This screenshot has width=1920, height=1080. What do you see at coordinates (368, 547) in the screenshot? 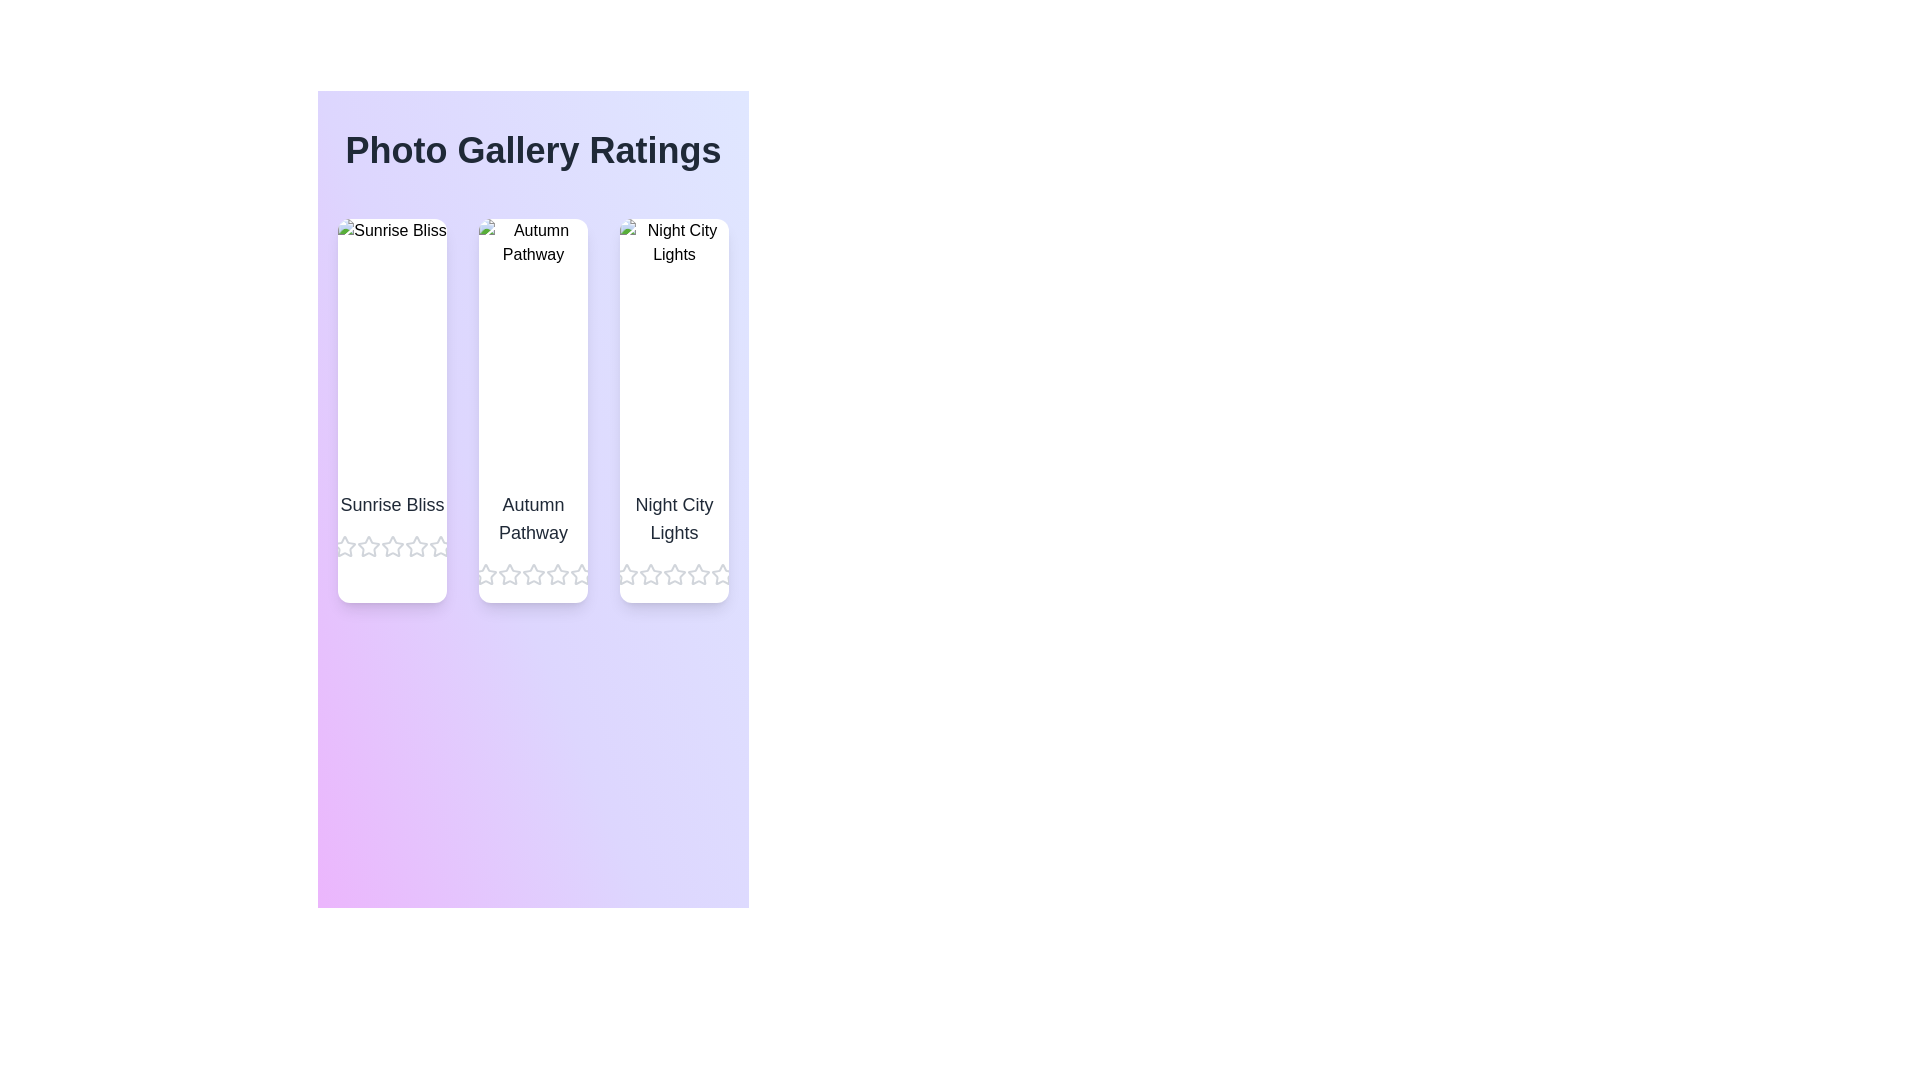
I see `the star corresponding to 2 stars for the image titled Sunrise Bliss` at bounding box center [368, 547].